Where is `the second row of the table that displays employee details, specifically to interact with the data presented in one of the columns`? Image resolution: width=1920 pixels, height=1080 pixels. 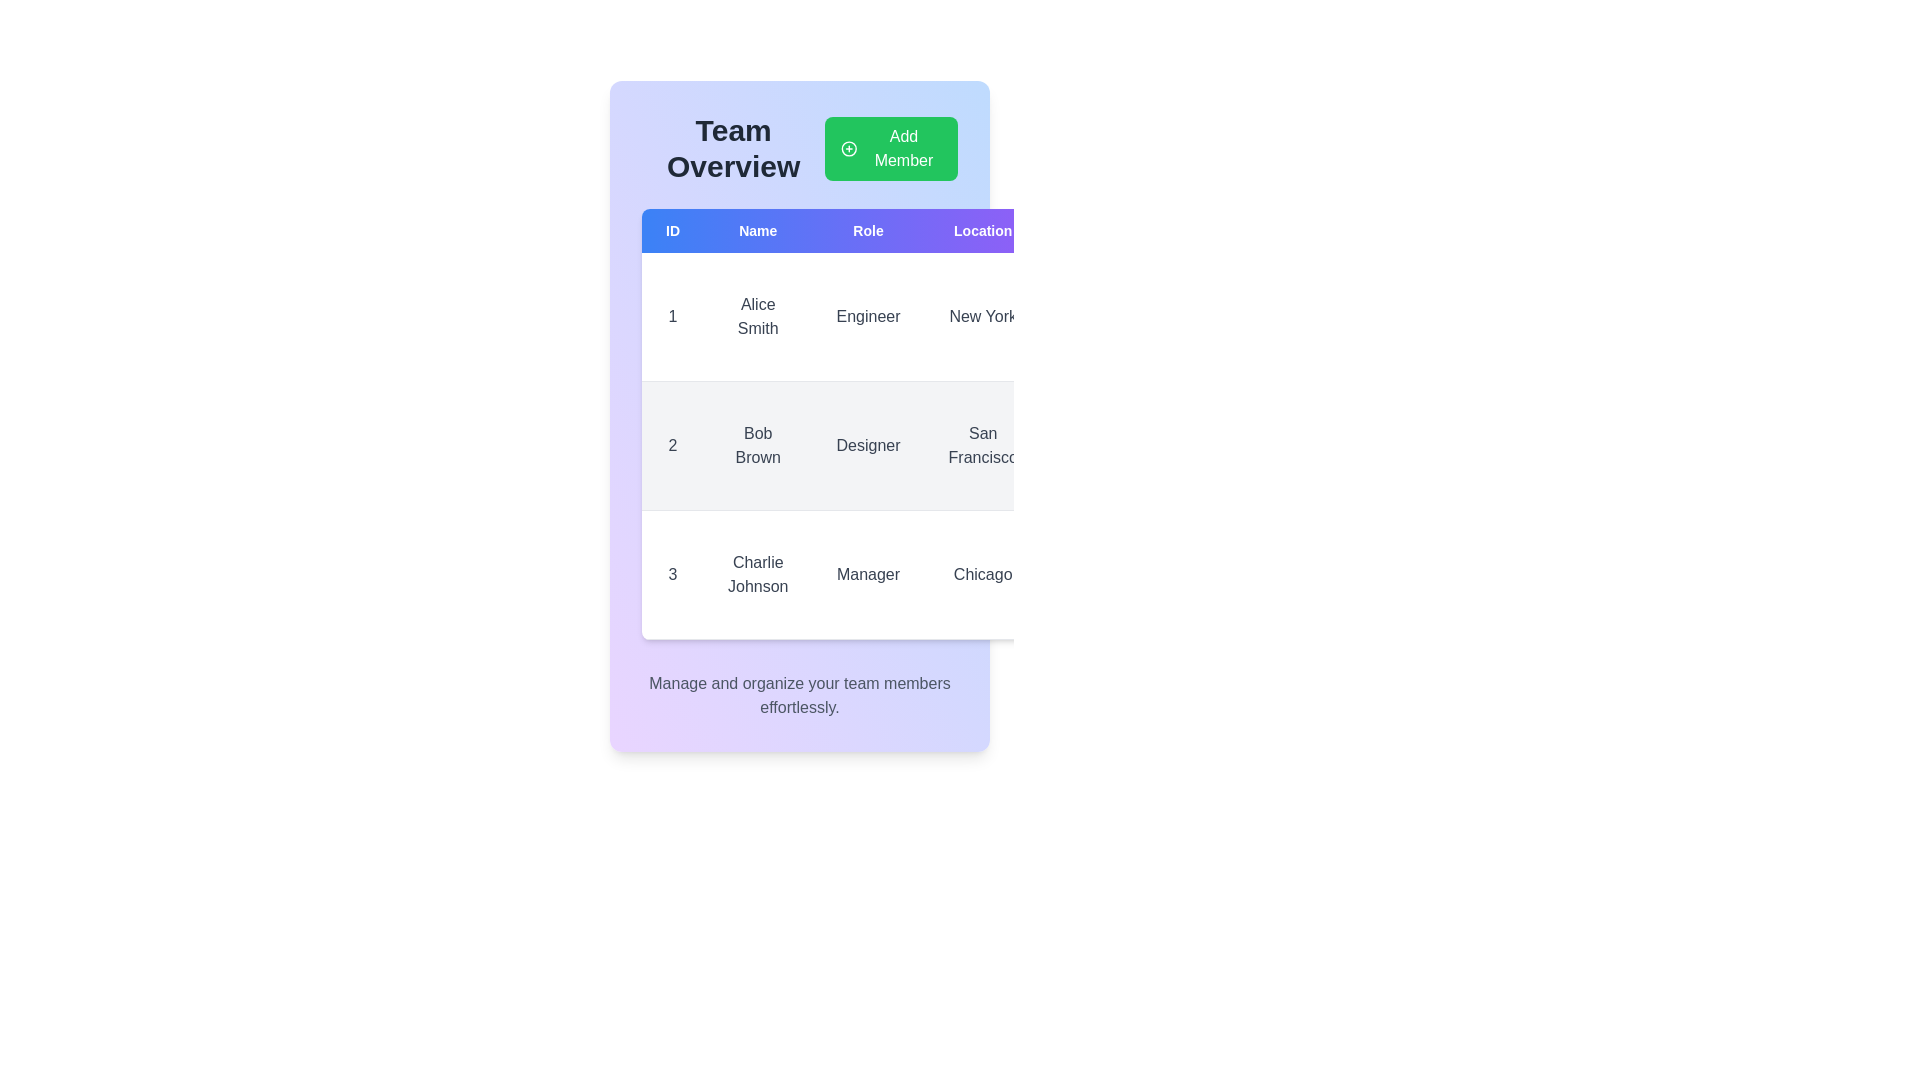 the second row of the table that displays employee details, specifically to interact with the data presented in one of the columns is located at coordinates (890, 445).